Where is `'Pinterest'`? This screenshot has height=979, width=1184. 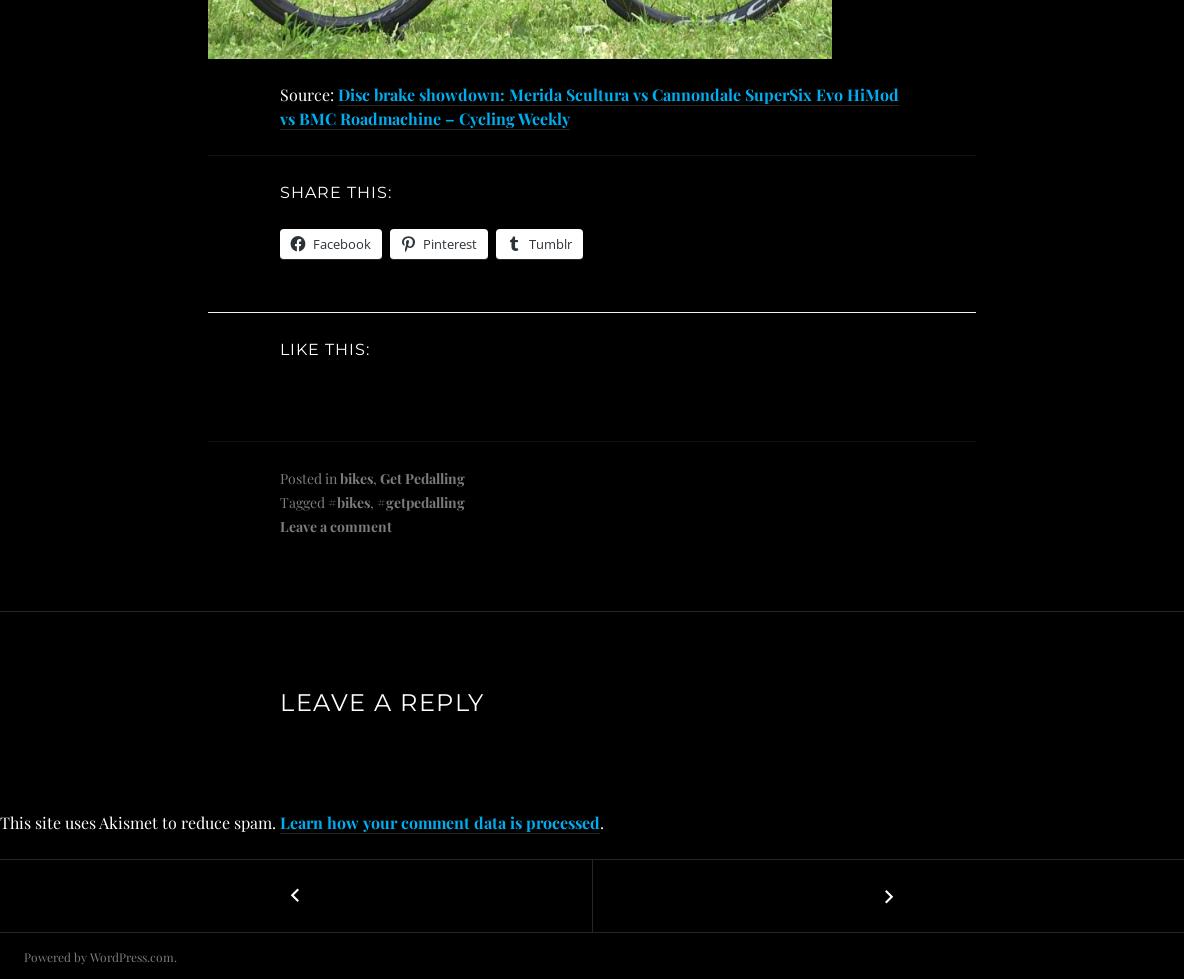
'Pinterest' is located at coordinates (449, 243).